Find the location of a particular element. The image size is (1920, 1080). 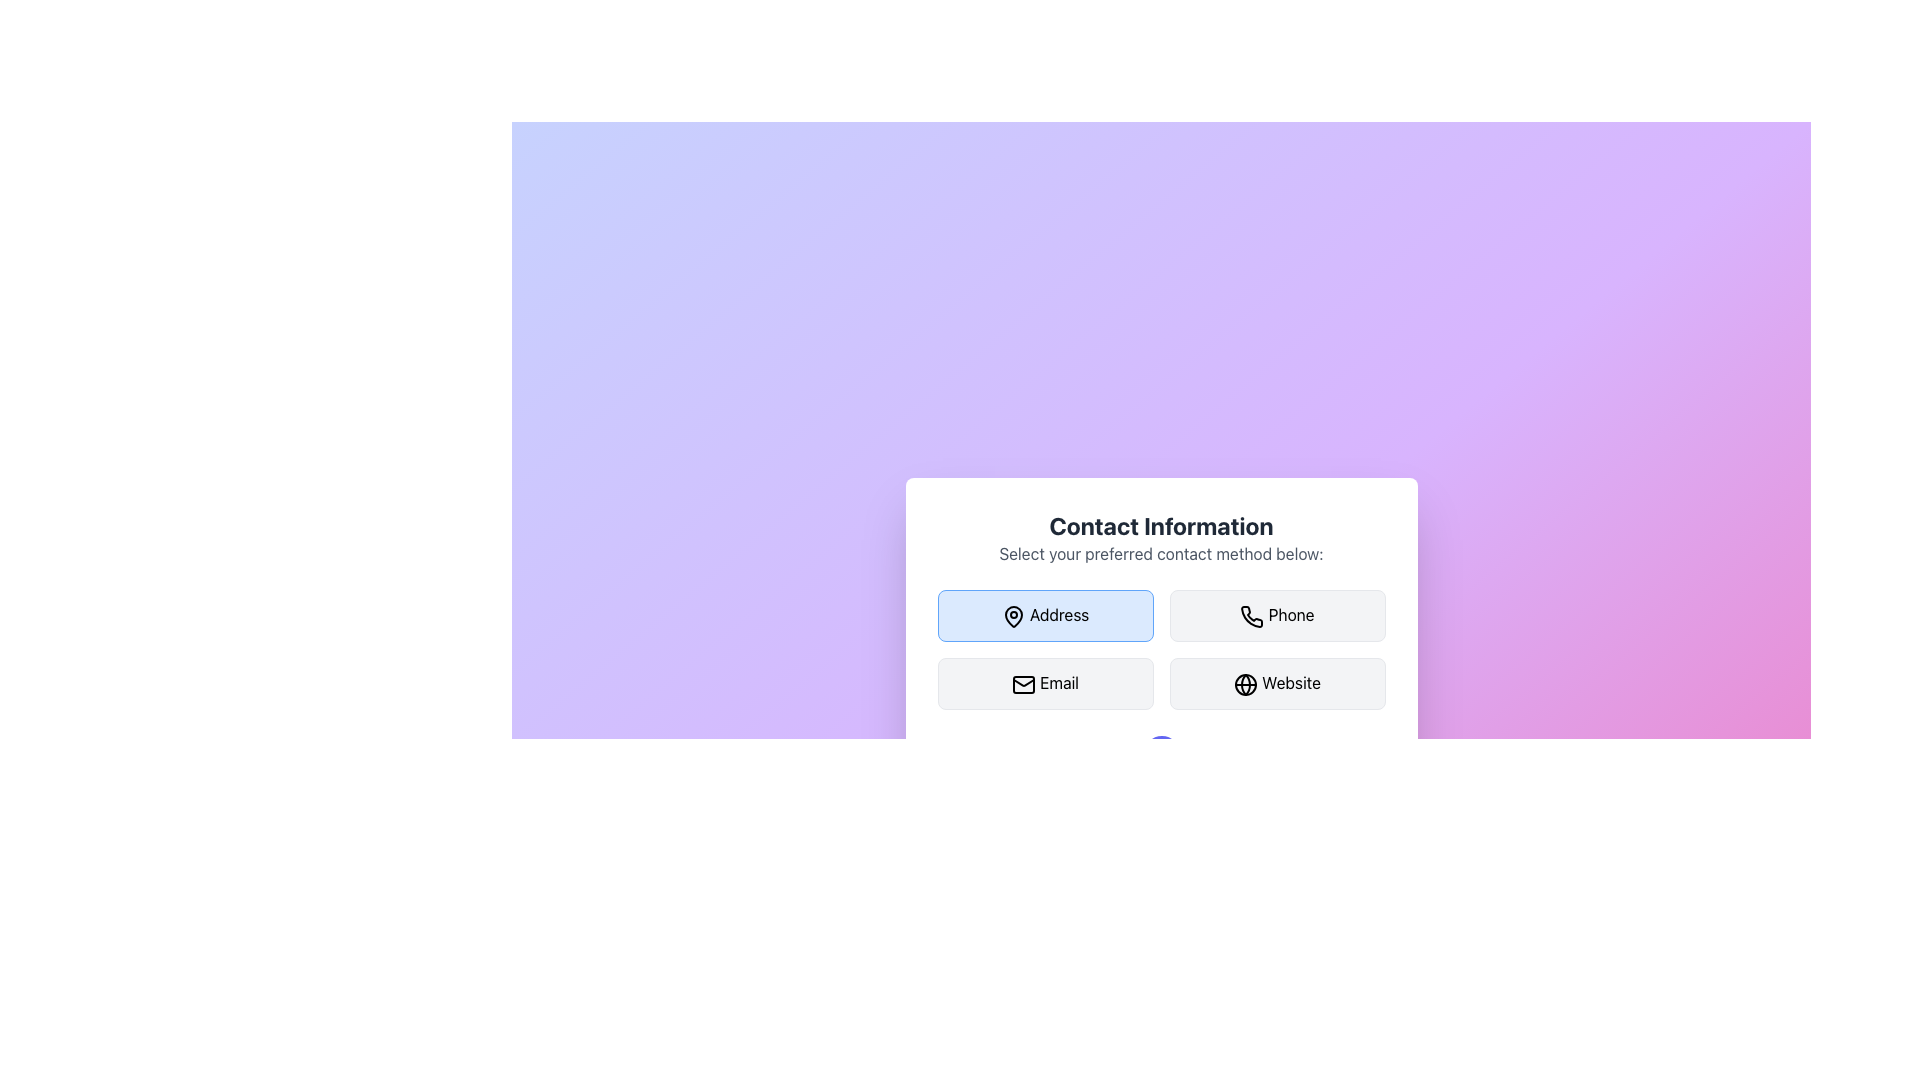

the SVG Circle which is part of the globe icon located inside the 'Website' button at the bottom right of four buttons labeled Address, Phone, Email, and Website is located at coordinates (1245, 683).